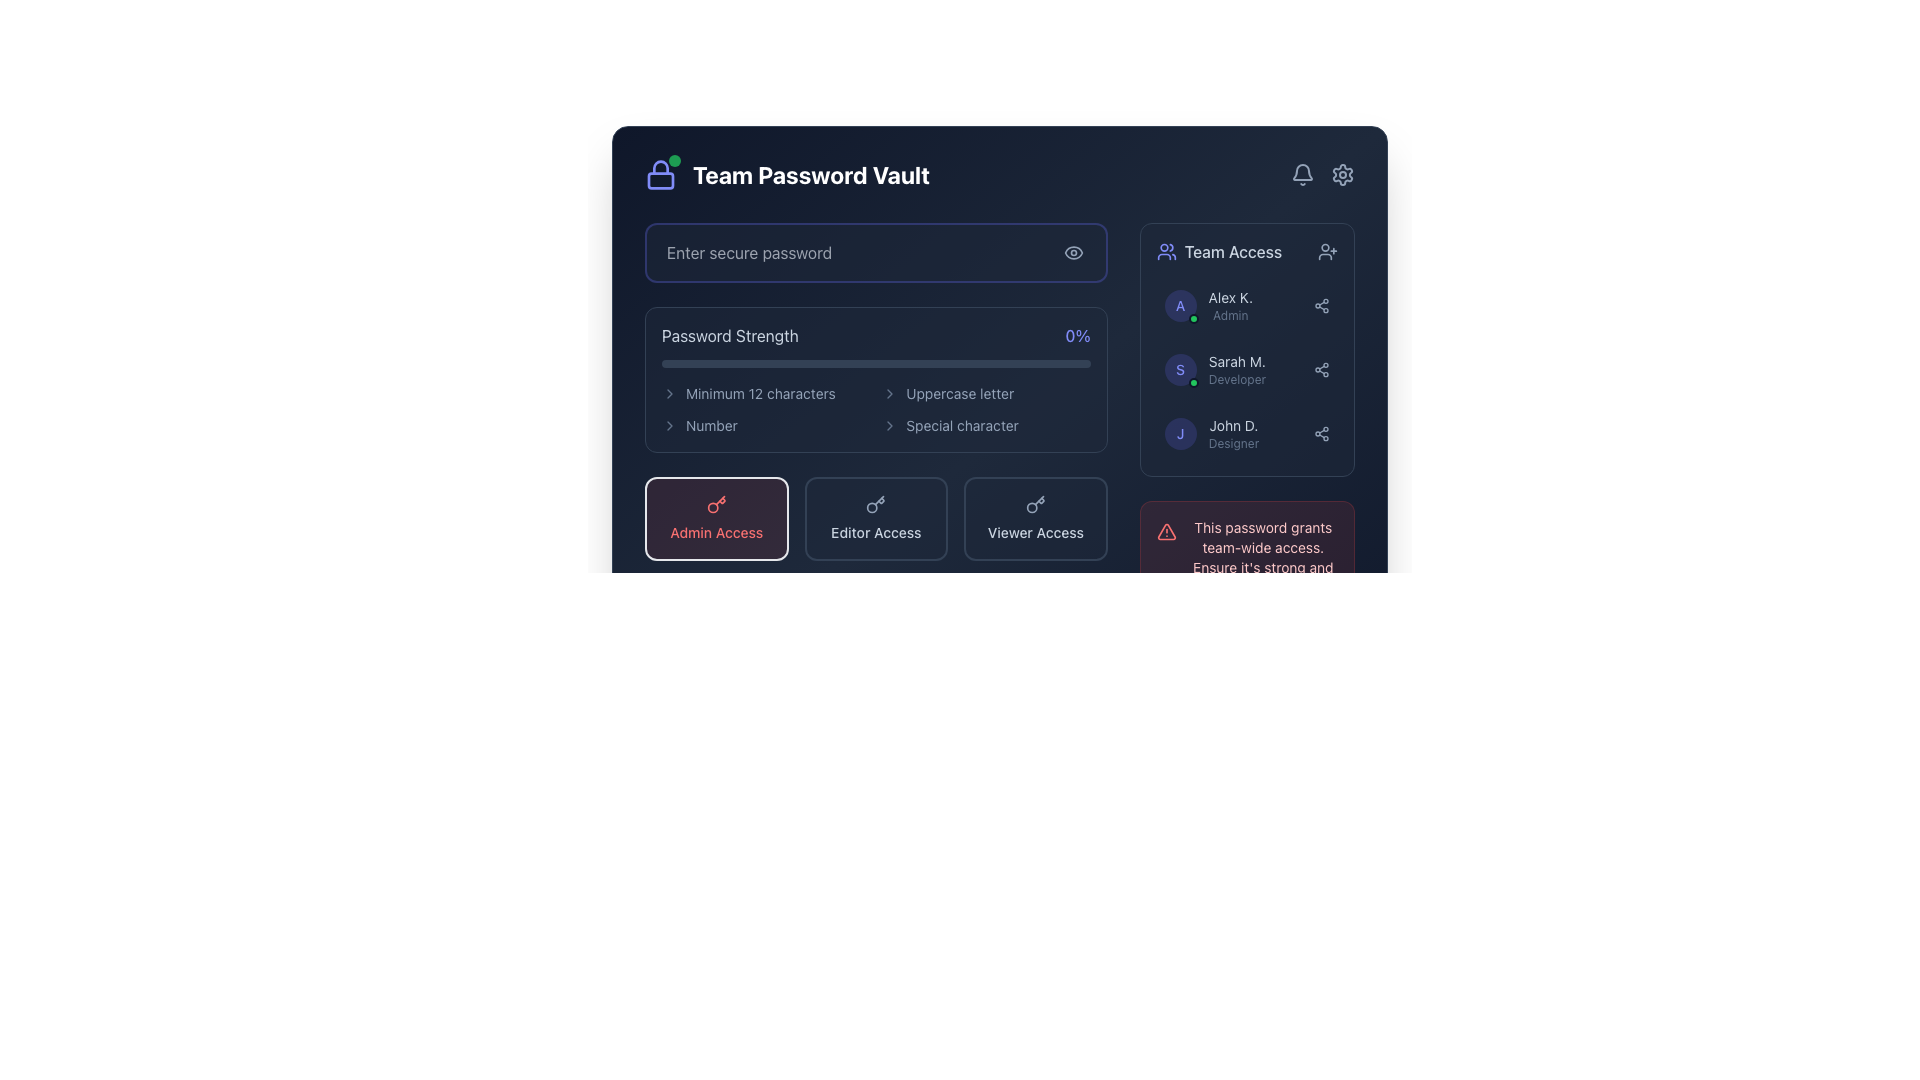 This screenshot has height=1080, width=1920. What do you see at coordinates (716, 504) in the screenshot?
I see `the admin access button by clicking on its associated SVG icon, which is located above the 'Admin Access' text label` at bounding box center [716, 504].